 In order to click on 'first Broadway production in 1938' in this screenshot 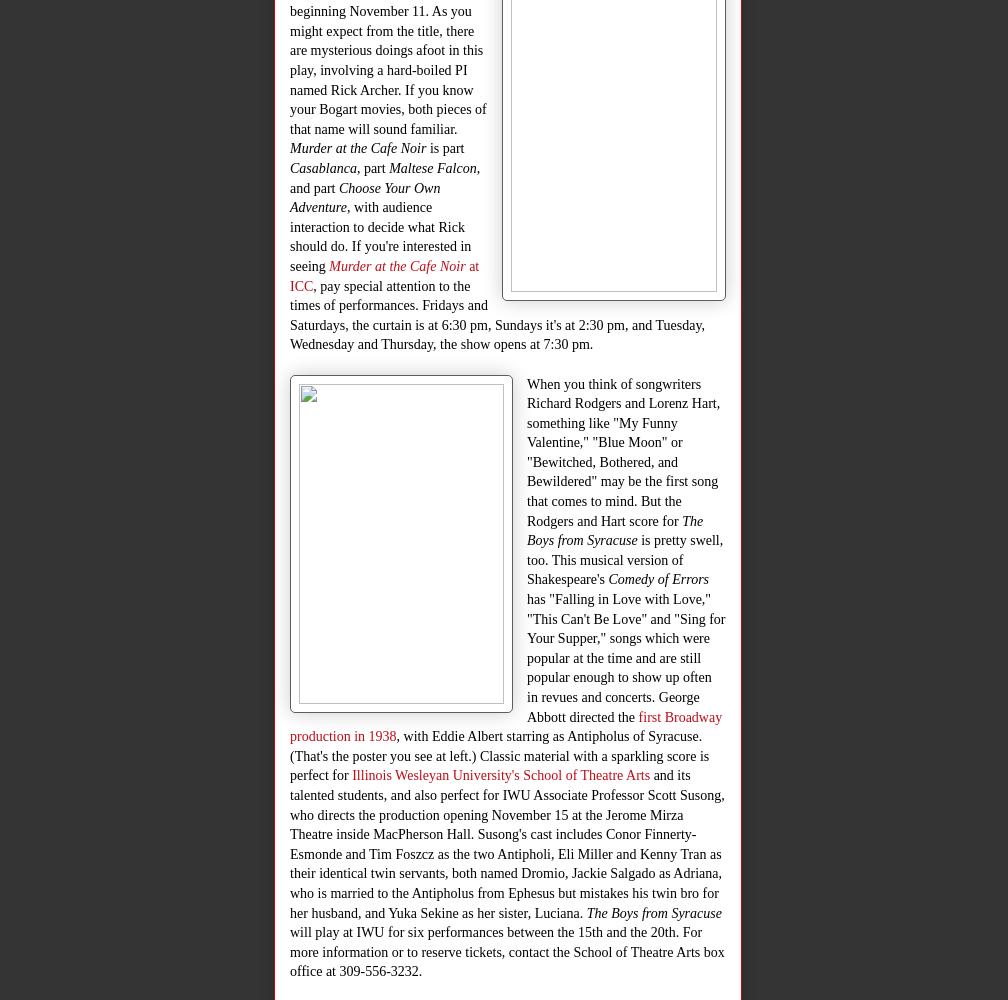, I will do `click(290, 725)`.